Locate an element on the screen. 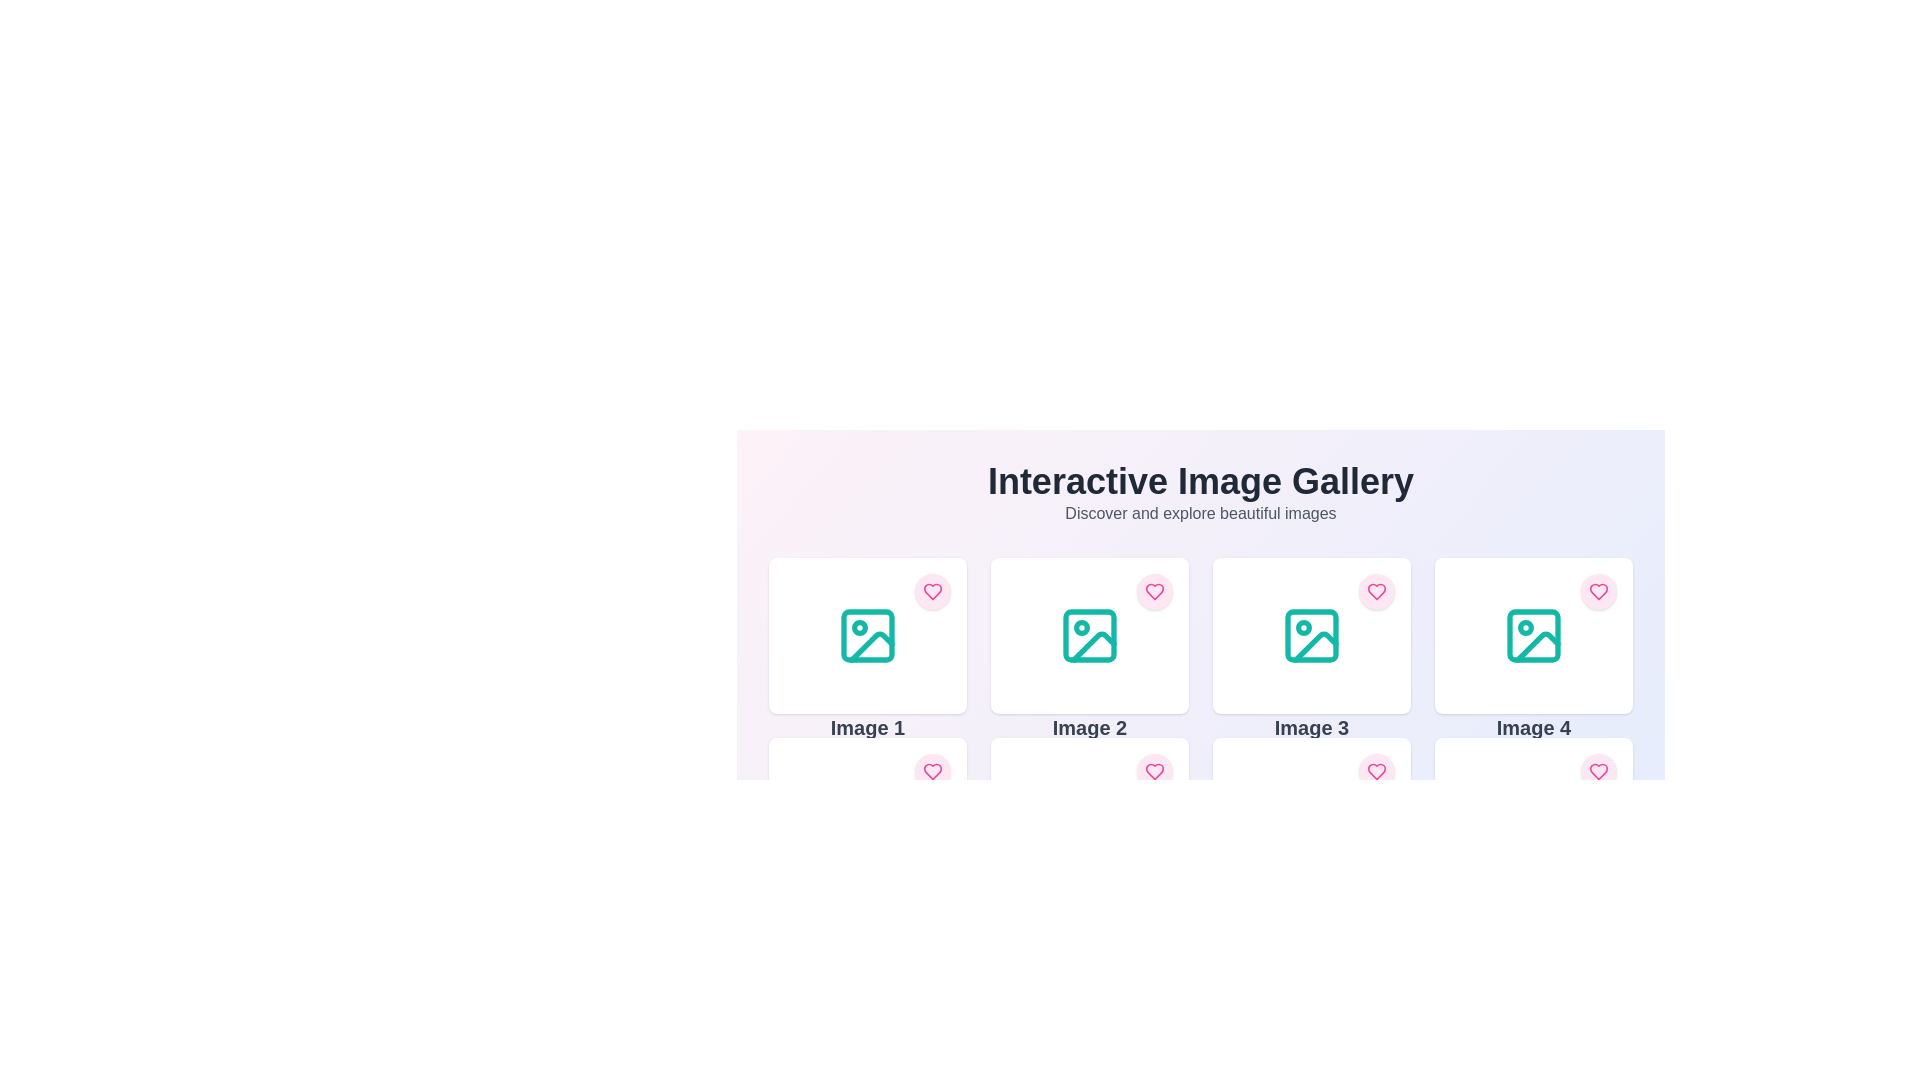 This screenshot has width=1920, height=1080. the heart-shaped icon with a pink outline located in the top-right corner of the fourth image card to like or unlike it is located at coordinates (1597, 770).